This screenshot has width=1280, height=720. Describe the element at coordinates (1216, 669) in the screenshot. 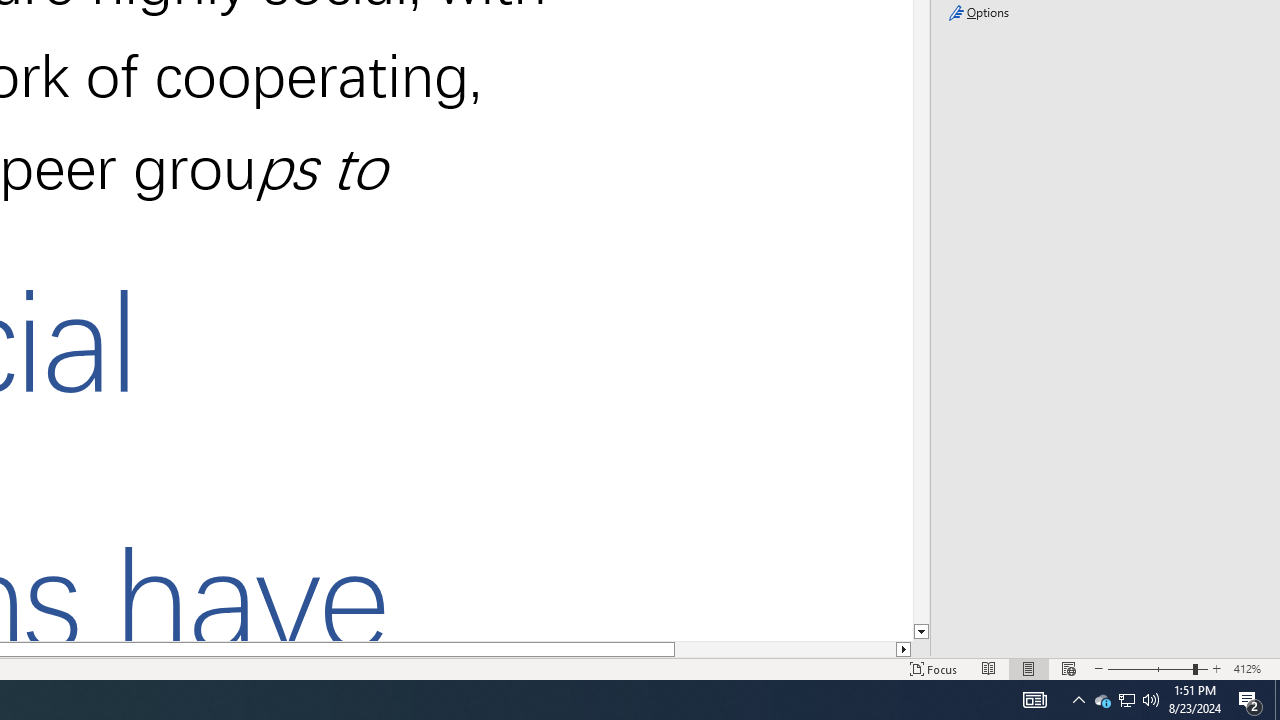

I see `'Zoom In'` at that location.